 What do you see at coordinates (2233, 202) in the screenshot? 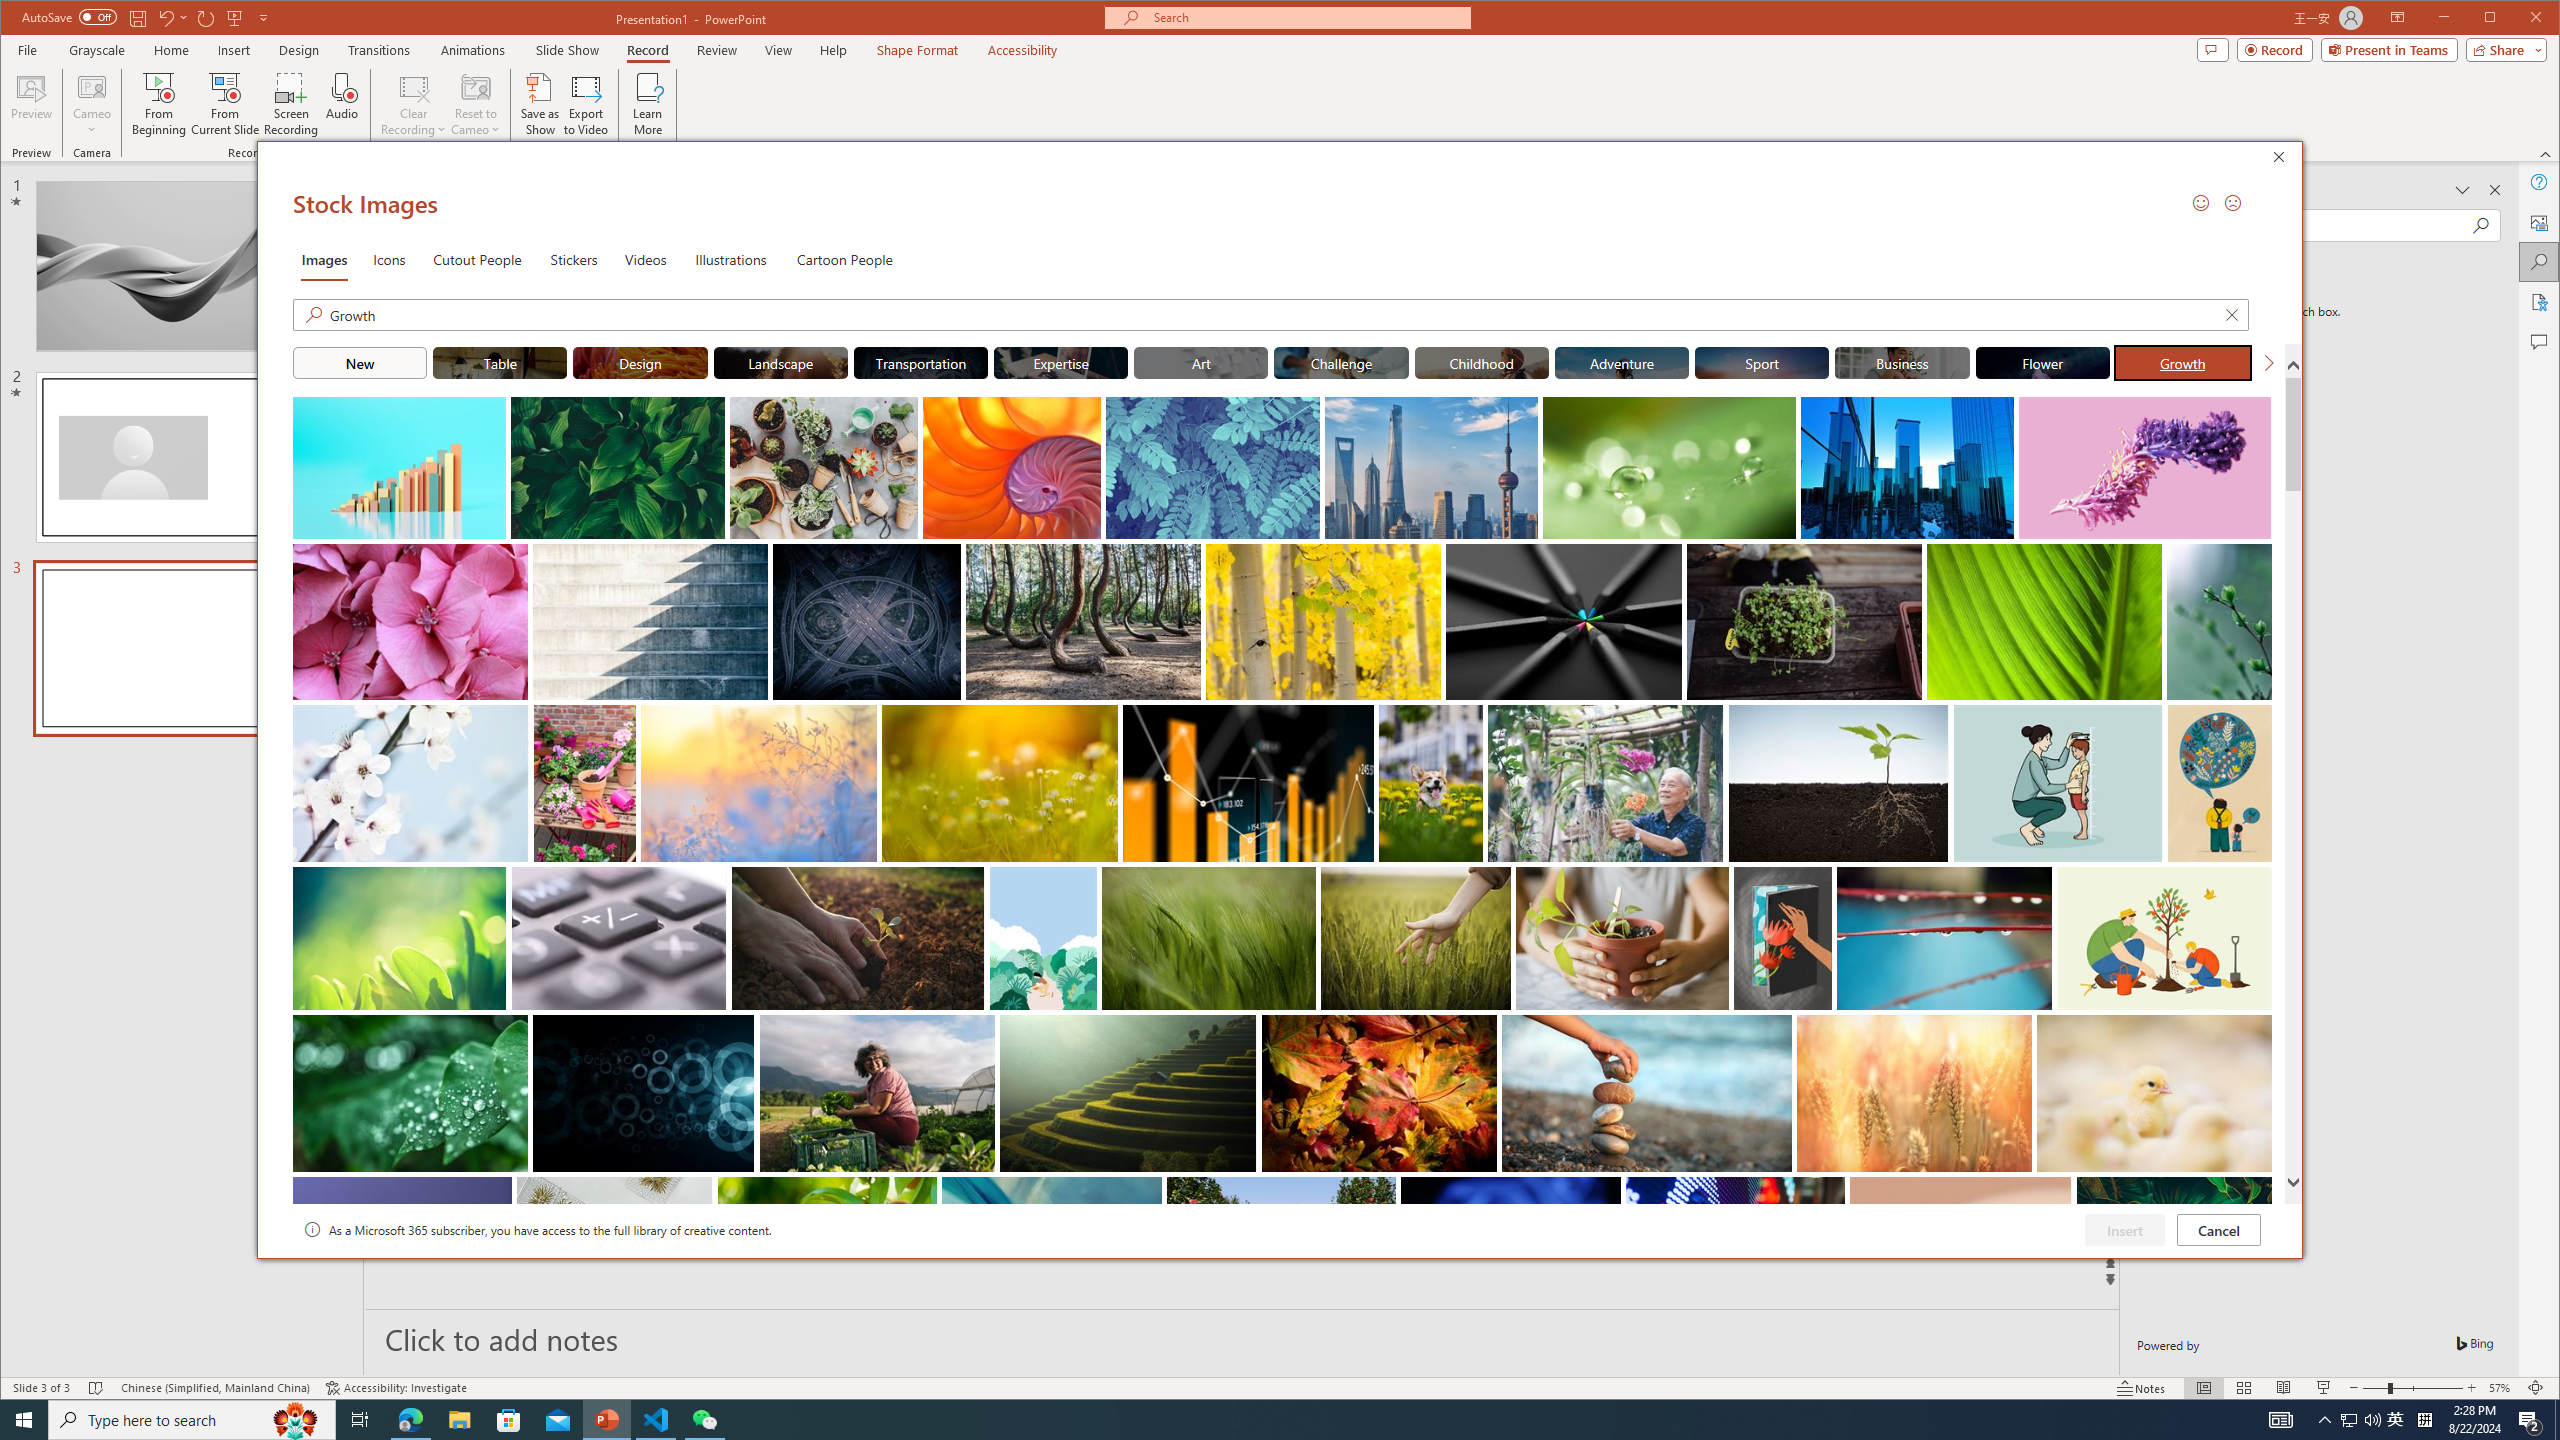
I see `'Send a Frown'` at bounding box center [2233, 202].